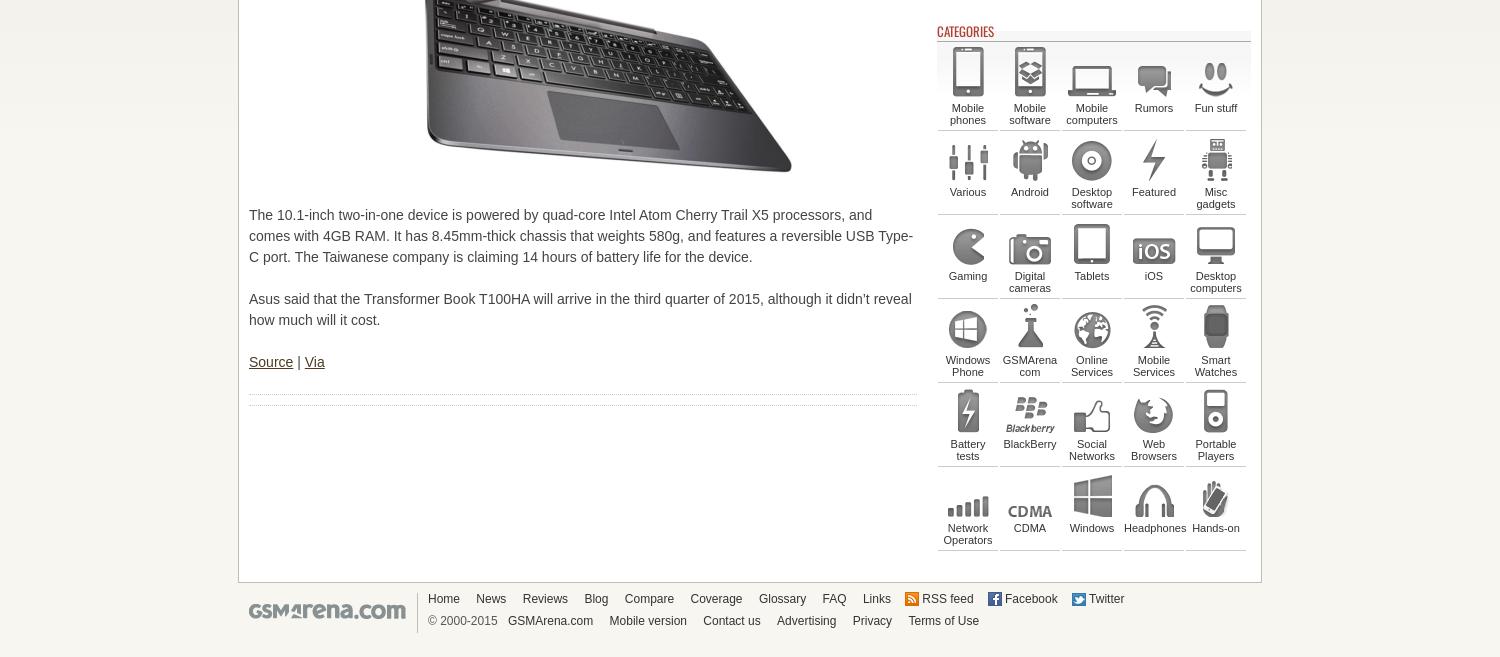  I want to click on 'Gaming', so click(966, 275).